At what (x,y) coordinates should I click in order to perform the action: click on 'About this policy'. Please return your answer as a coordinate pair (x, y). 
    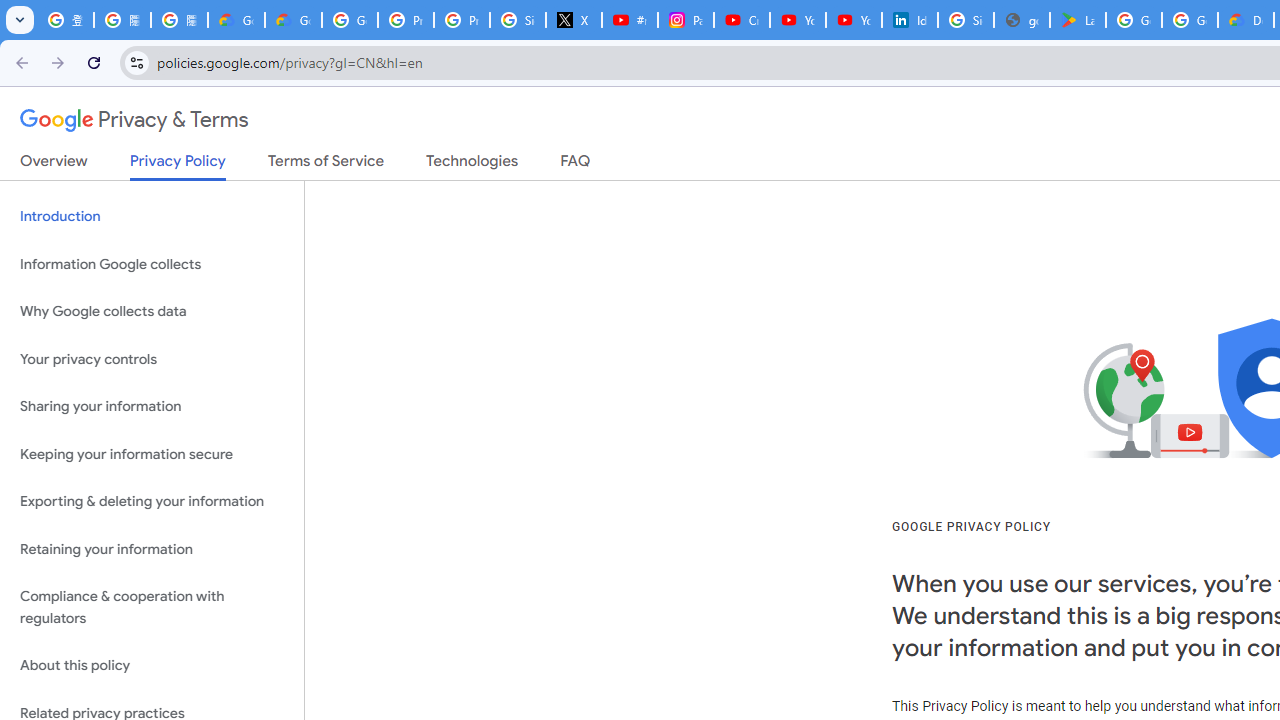
    Looking at the image, I should click on (151, 666).